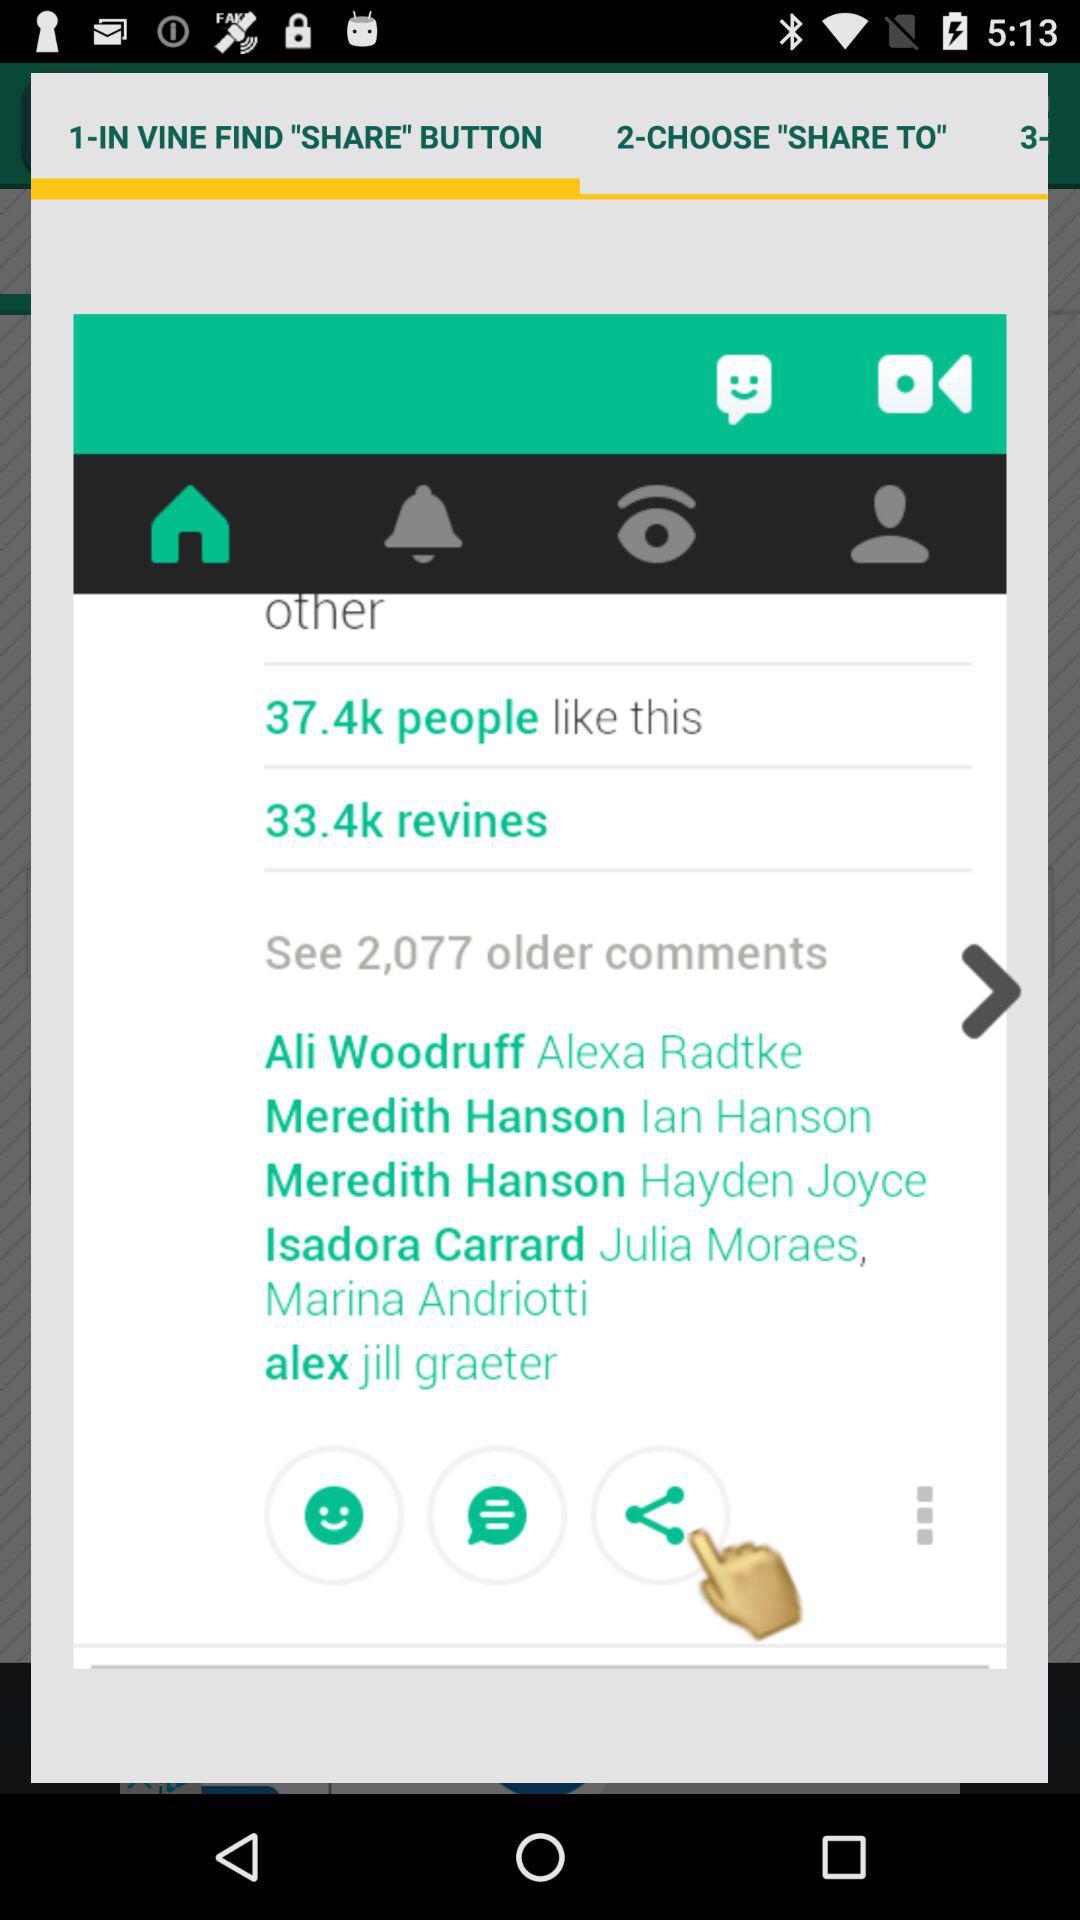  Describe the element at coordinates (305, 135) in the screenshot. I see `the 1 in vine icon` at that location.